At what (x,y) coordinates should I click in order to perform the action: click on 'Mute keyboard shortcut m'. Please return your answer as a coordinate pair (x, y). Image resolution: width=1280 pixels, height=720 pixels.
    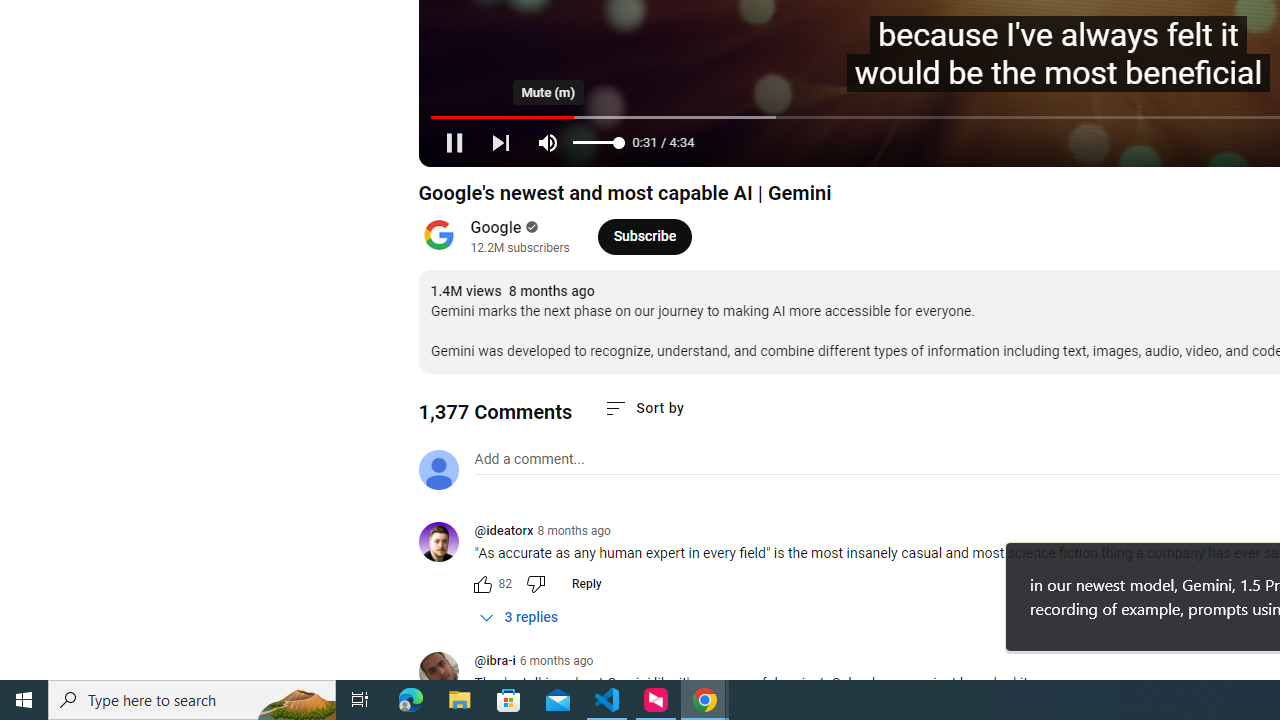
    Looking at the image, I should click on (548, 141).